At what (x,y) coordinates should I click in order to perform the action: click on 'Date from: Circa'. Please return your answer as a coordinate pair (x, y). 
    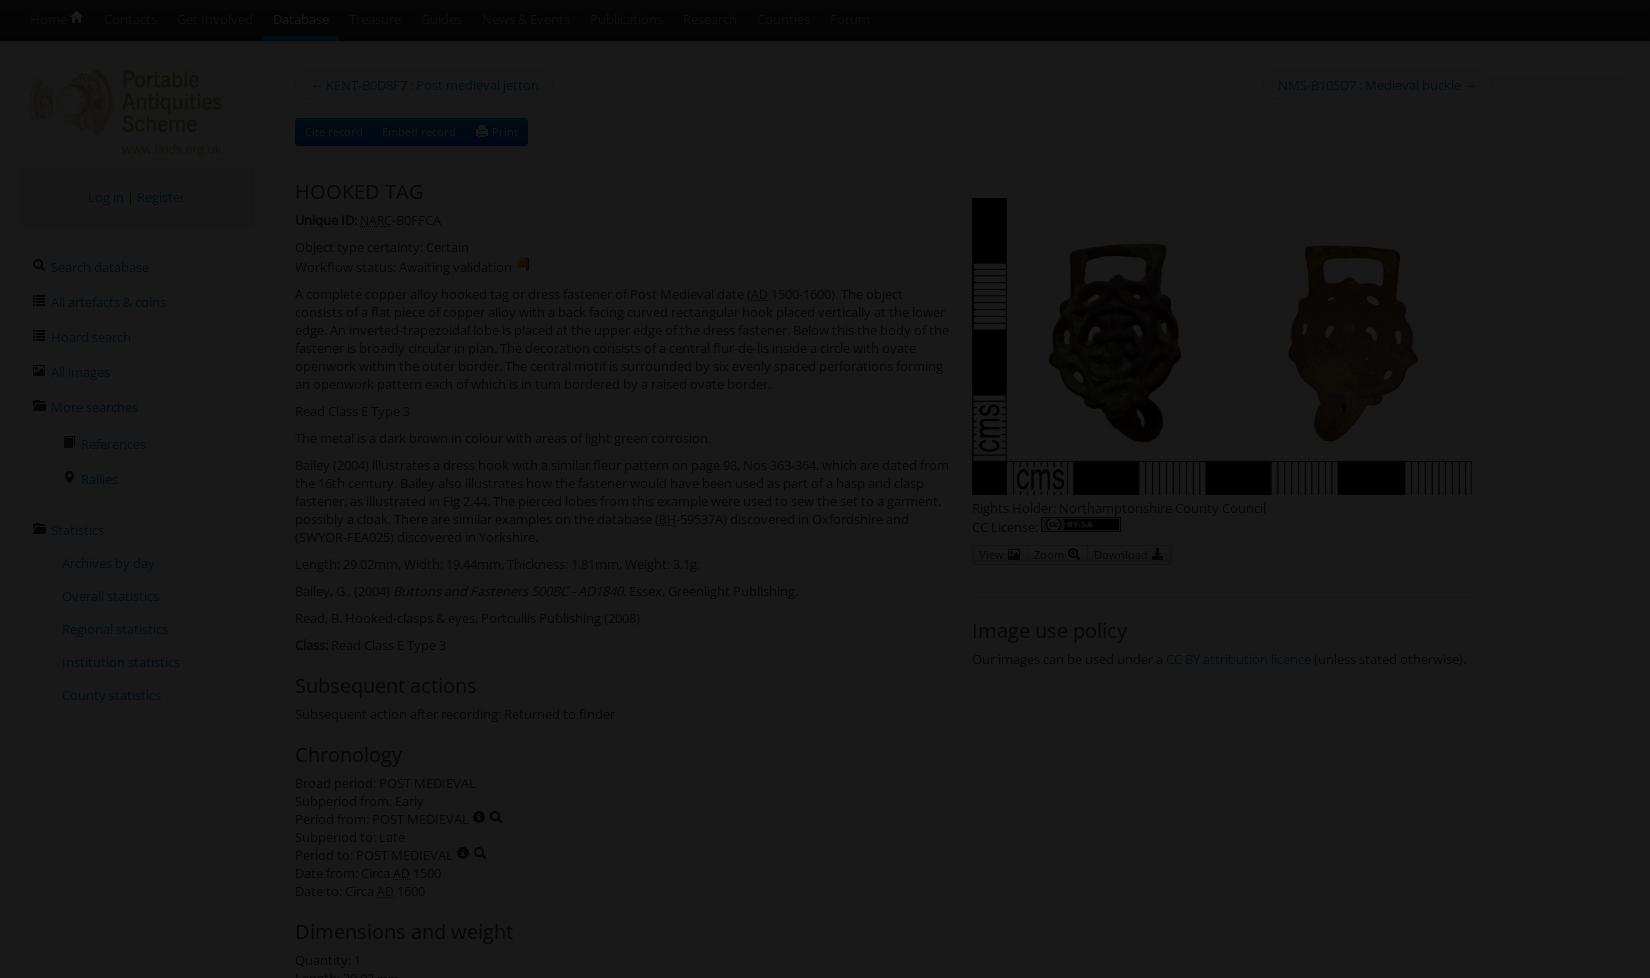
    Looking at the image, I should click on (295, 871).